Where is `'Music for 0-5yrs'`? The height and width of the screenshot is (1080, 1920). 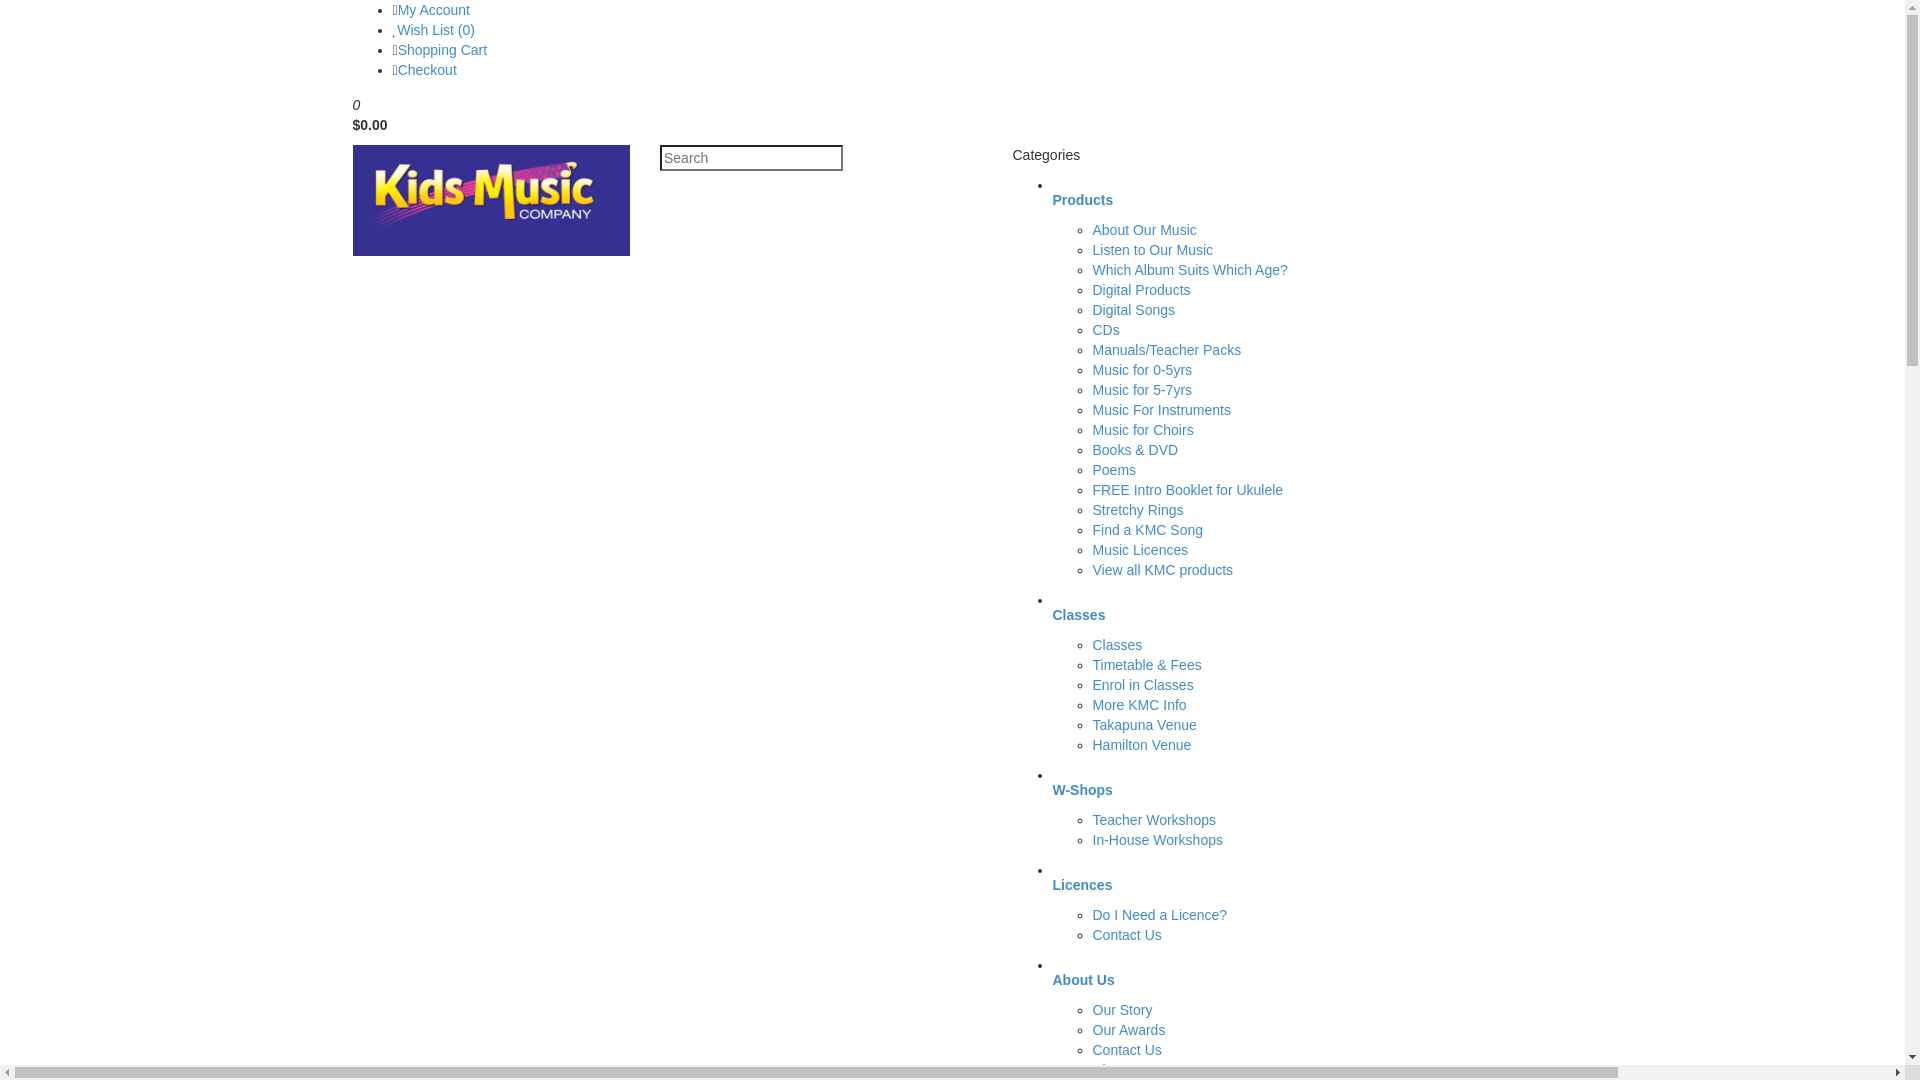
'Music for 0-5yrs' is located at coordinates (1142, 370).